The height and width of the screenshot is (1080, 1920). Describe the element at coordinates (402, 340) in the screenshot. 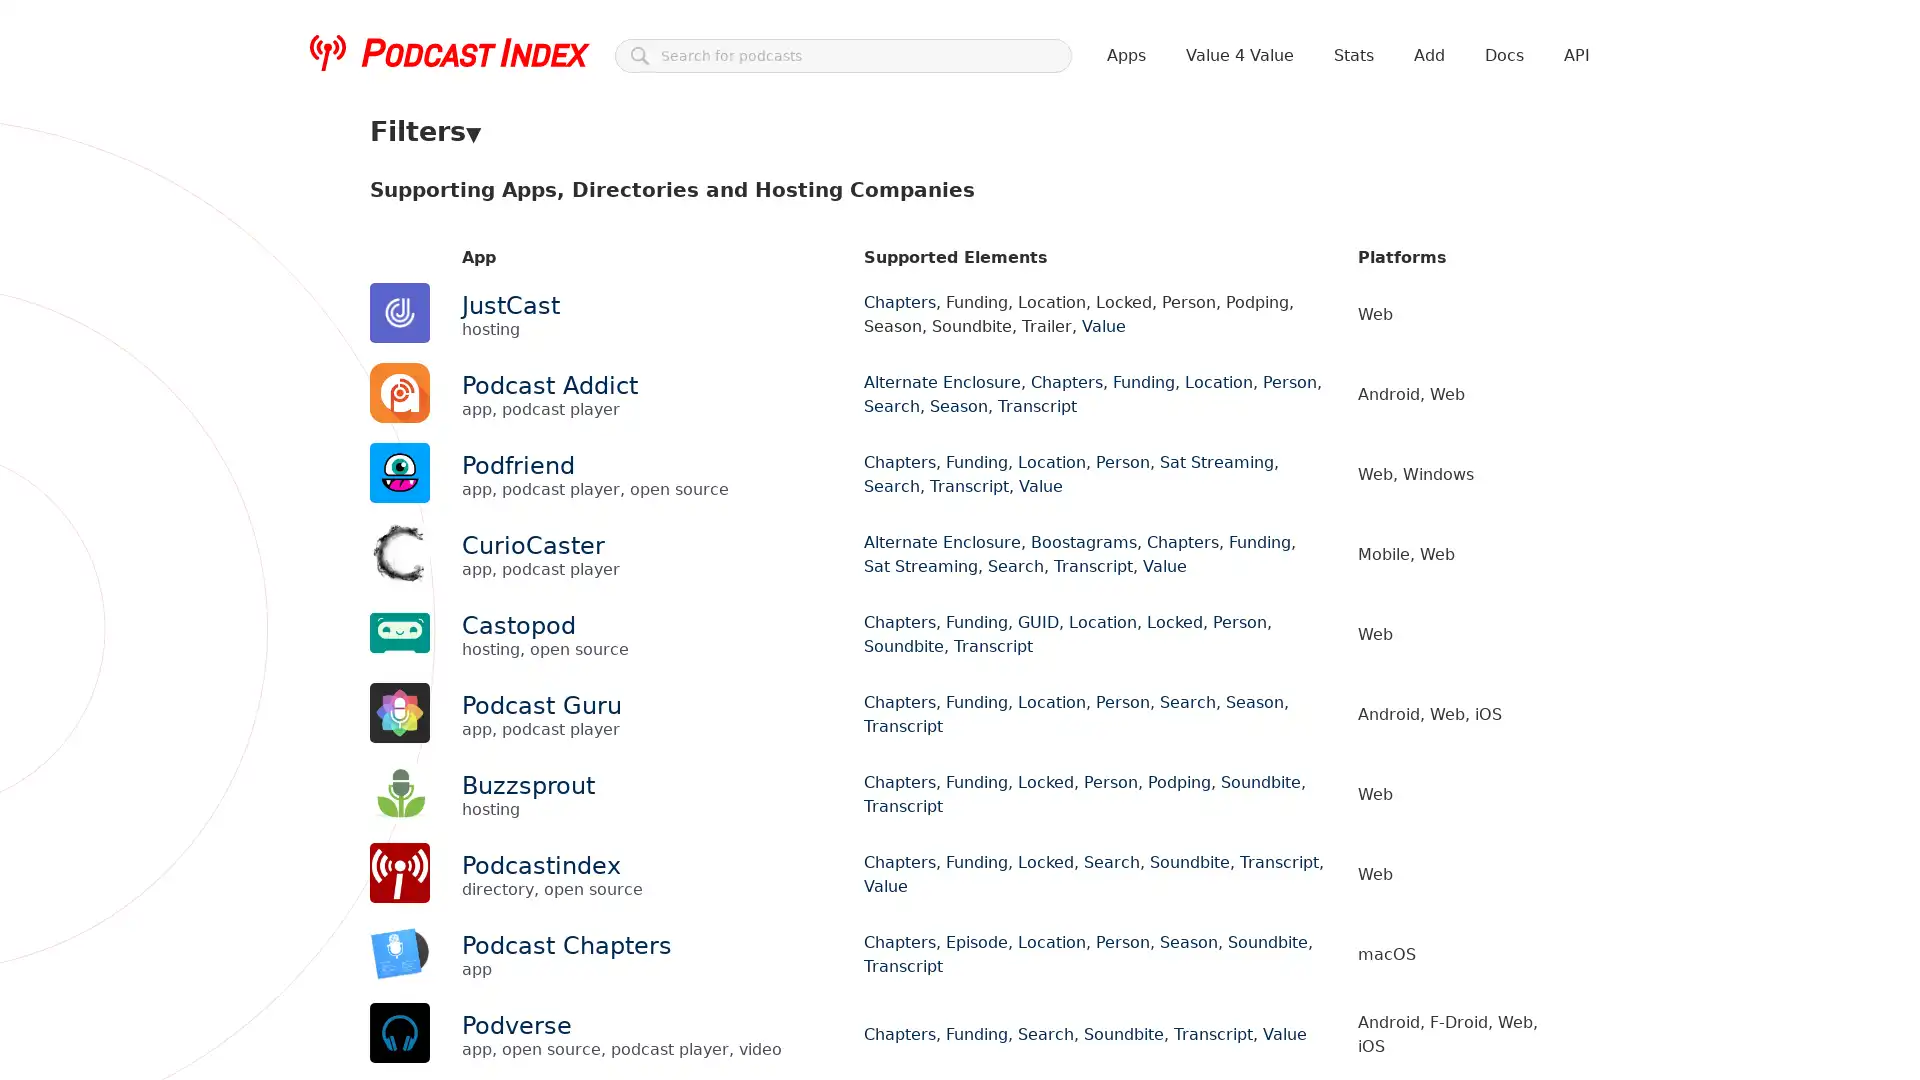

I see `Search` at that location.